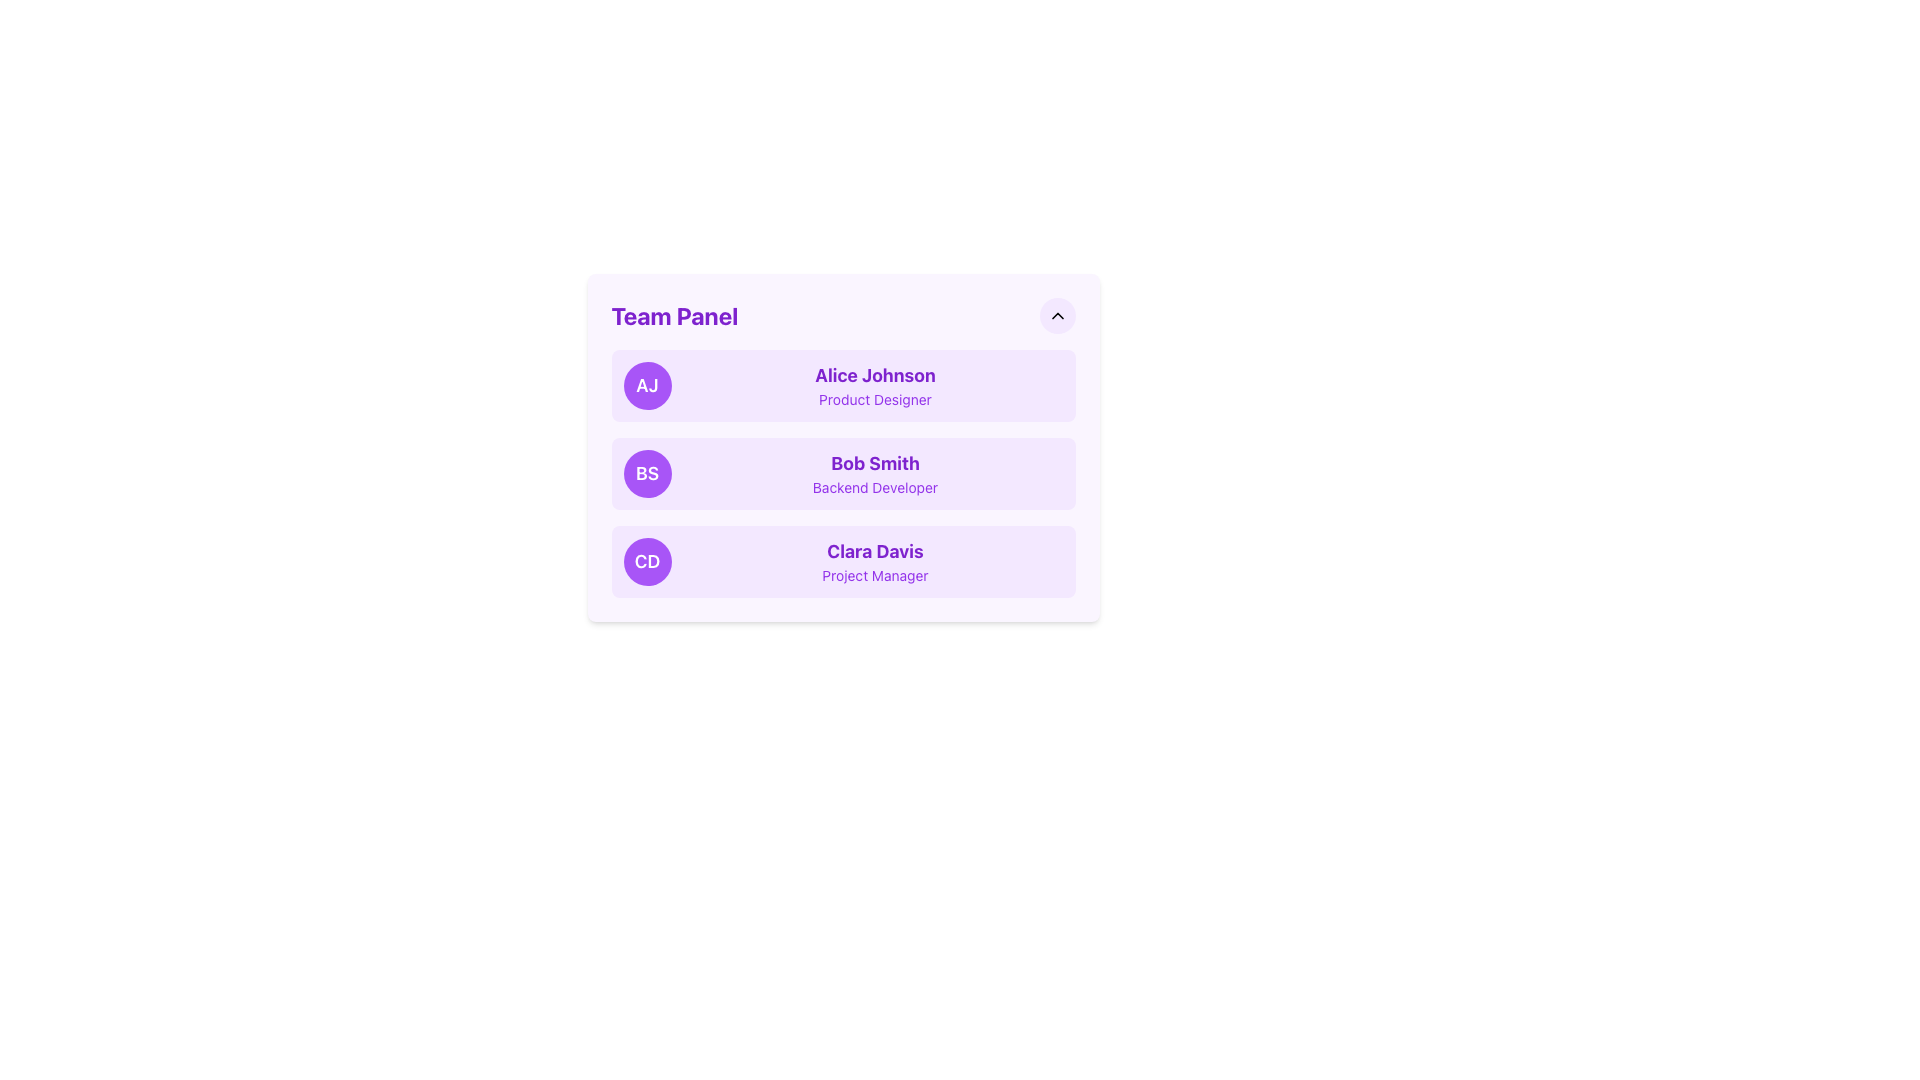 Image resolution: width=1920 pixels, height=1080 pixels. What do you see at coordinates (647, 562) in the screenshot?
I see `the circular avatar element with a purple background and white 'CD' text, which identifies Clara Davis in the Team Panel` at bounding box center [647, 562].